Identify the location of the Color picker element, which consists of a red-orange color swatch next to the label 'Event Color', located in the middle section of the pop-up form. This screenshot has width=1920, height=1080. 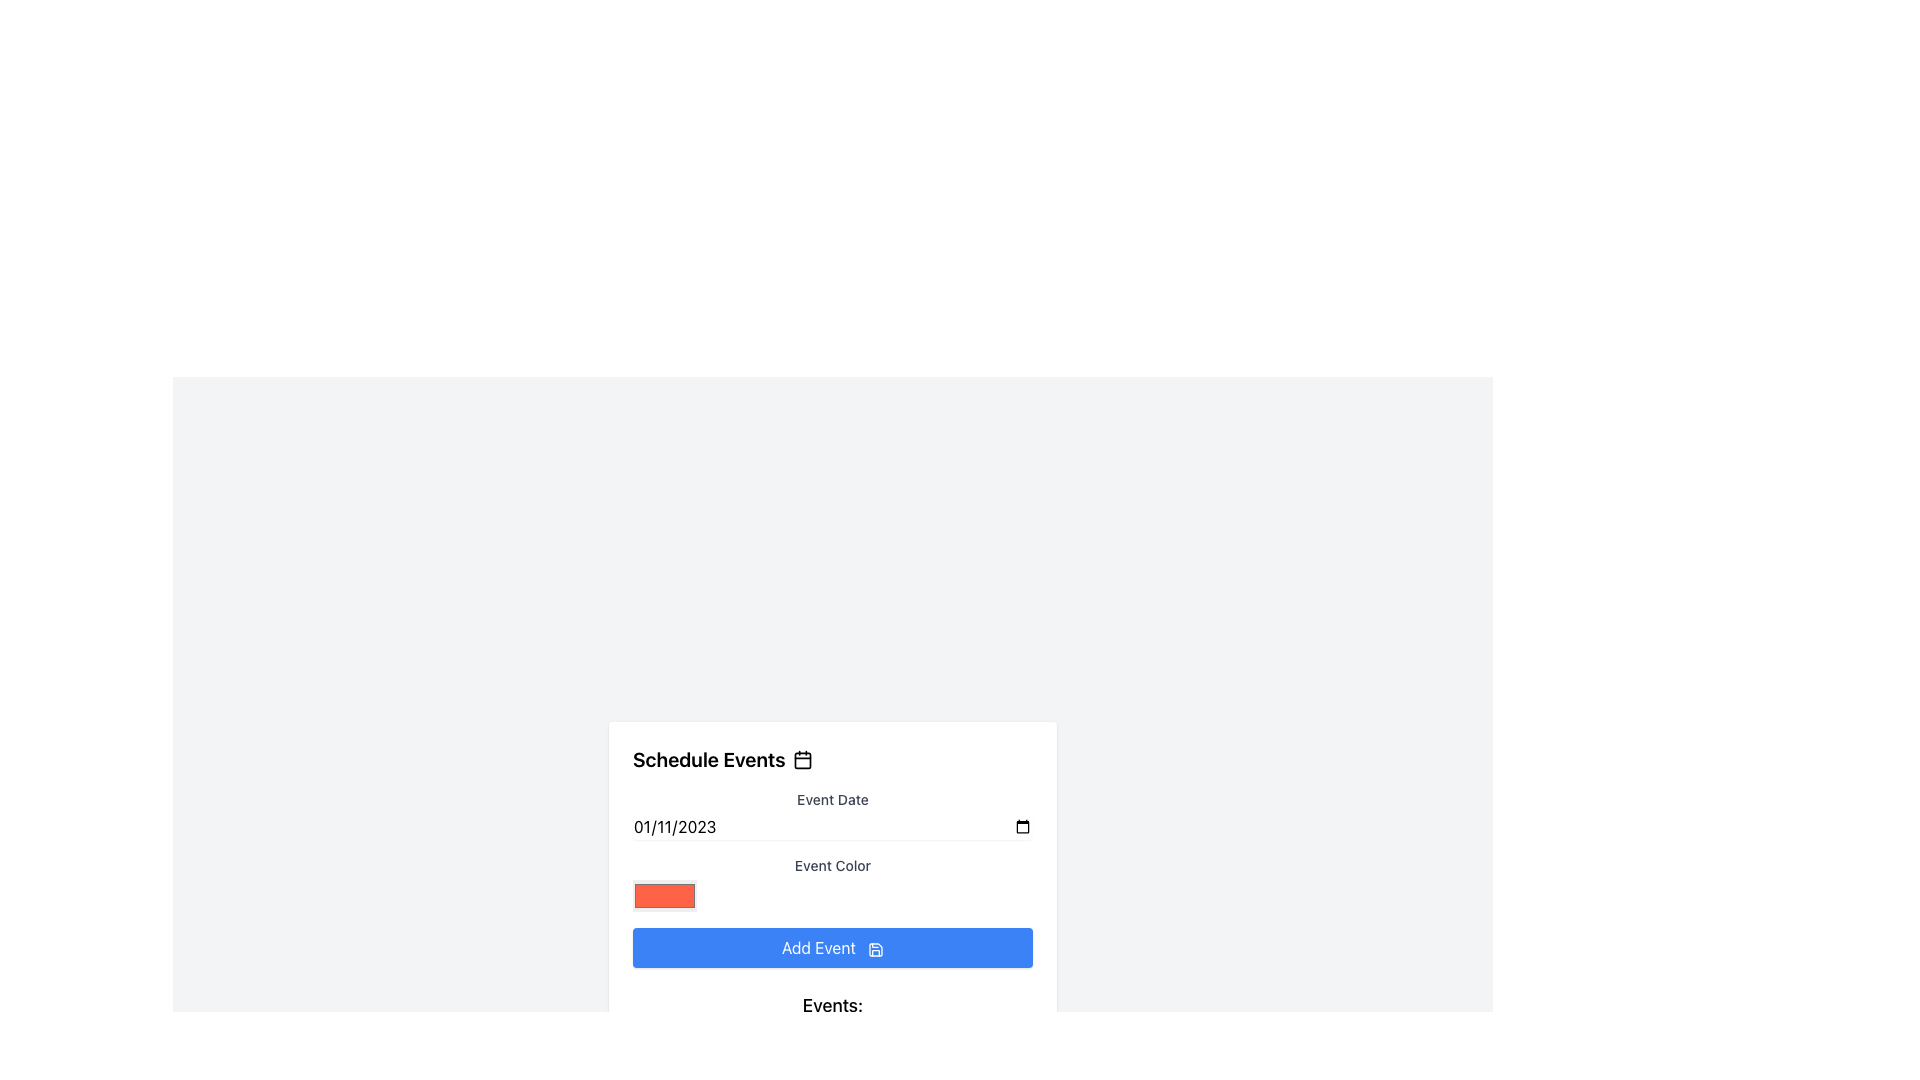
(833, 882).